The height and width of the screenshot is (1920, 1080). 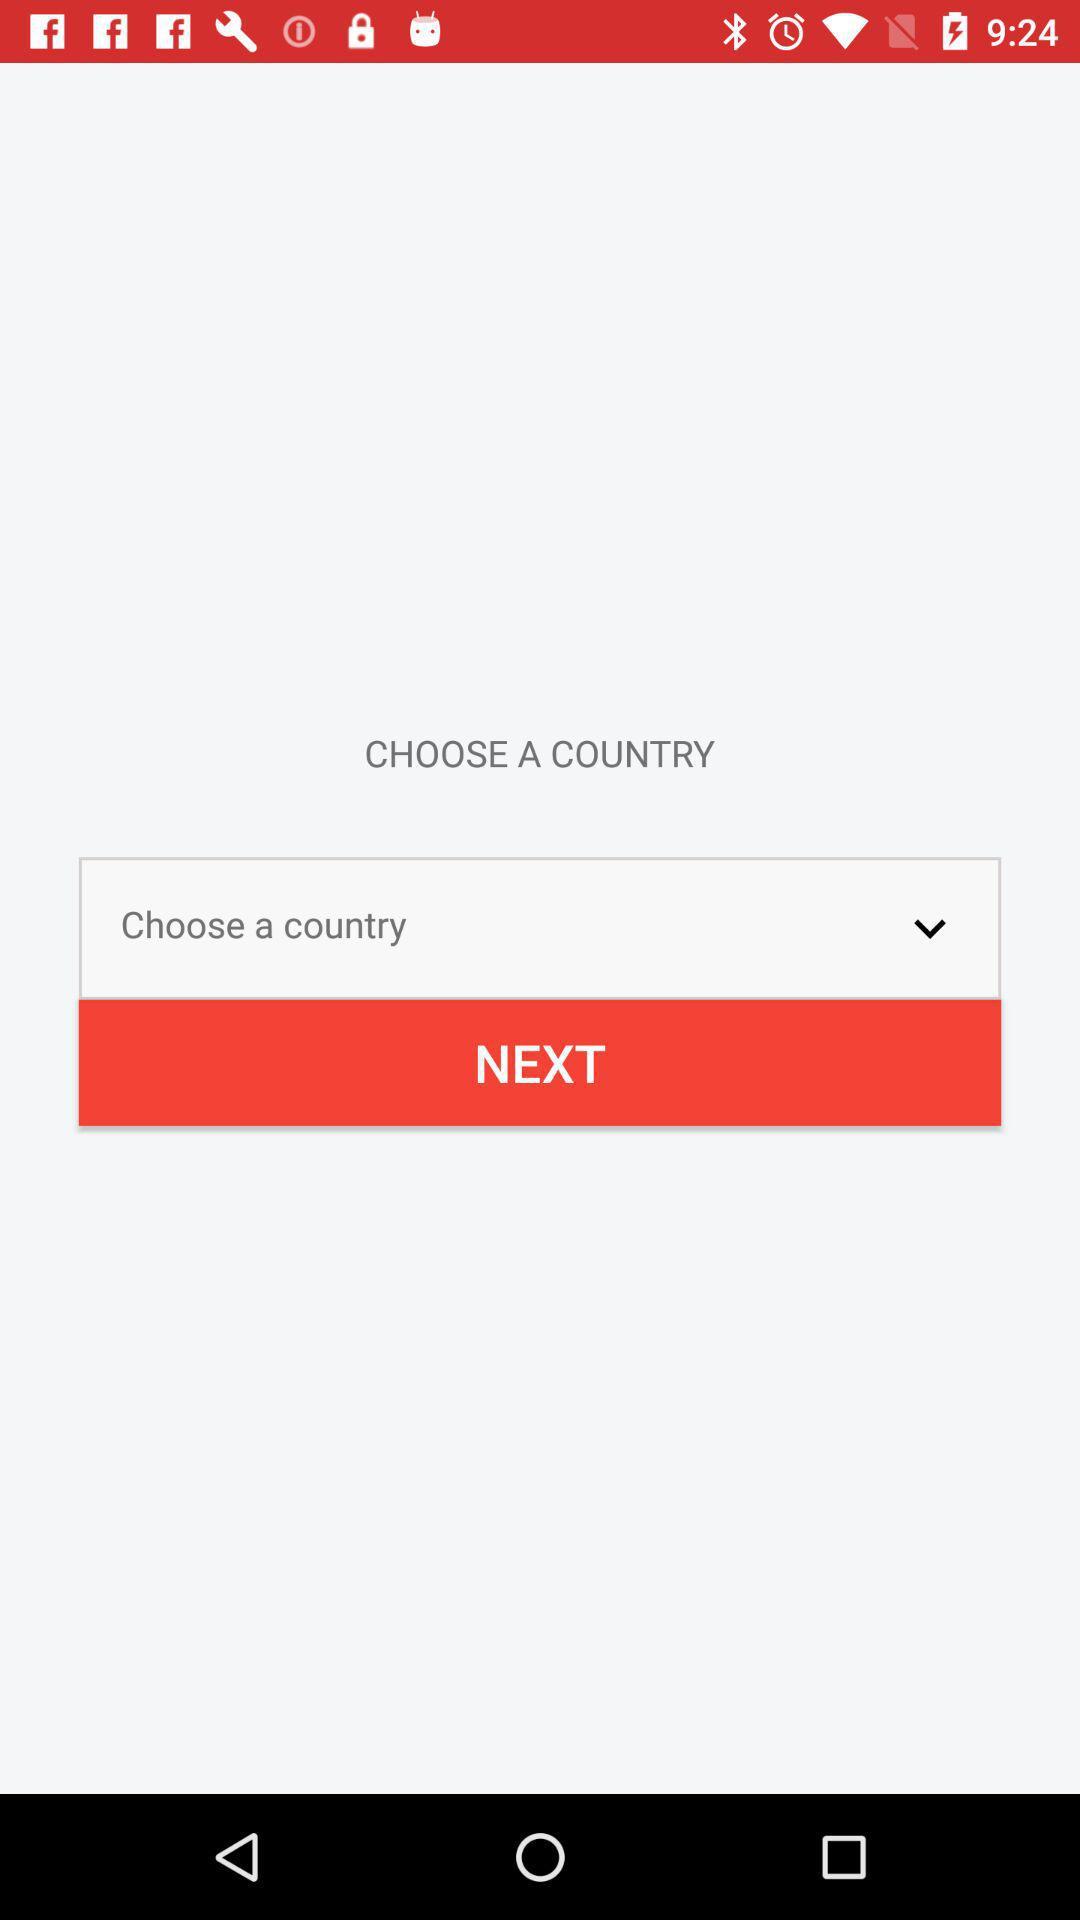 What do you see at coordinates (540, 1061) in the screenshot?
I see `the next item` at bounding box center [540, 1061].